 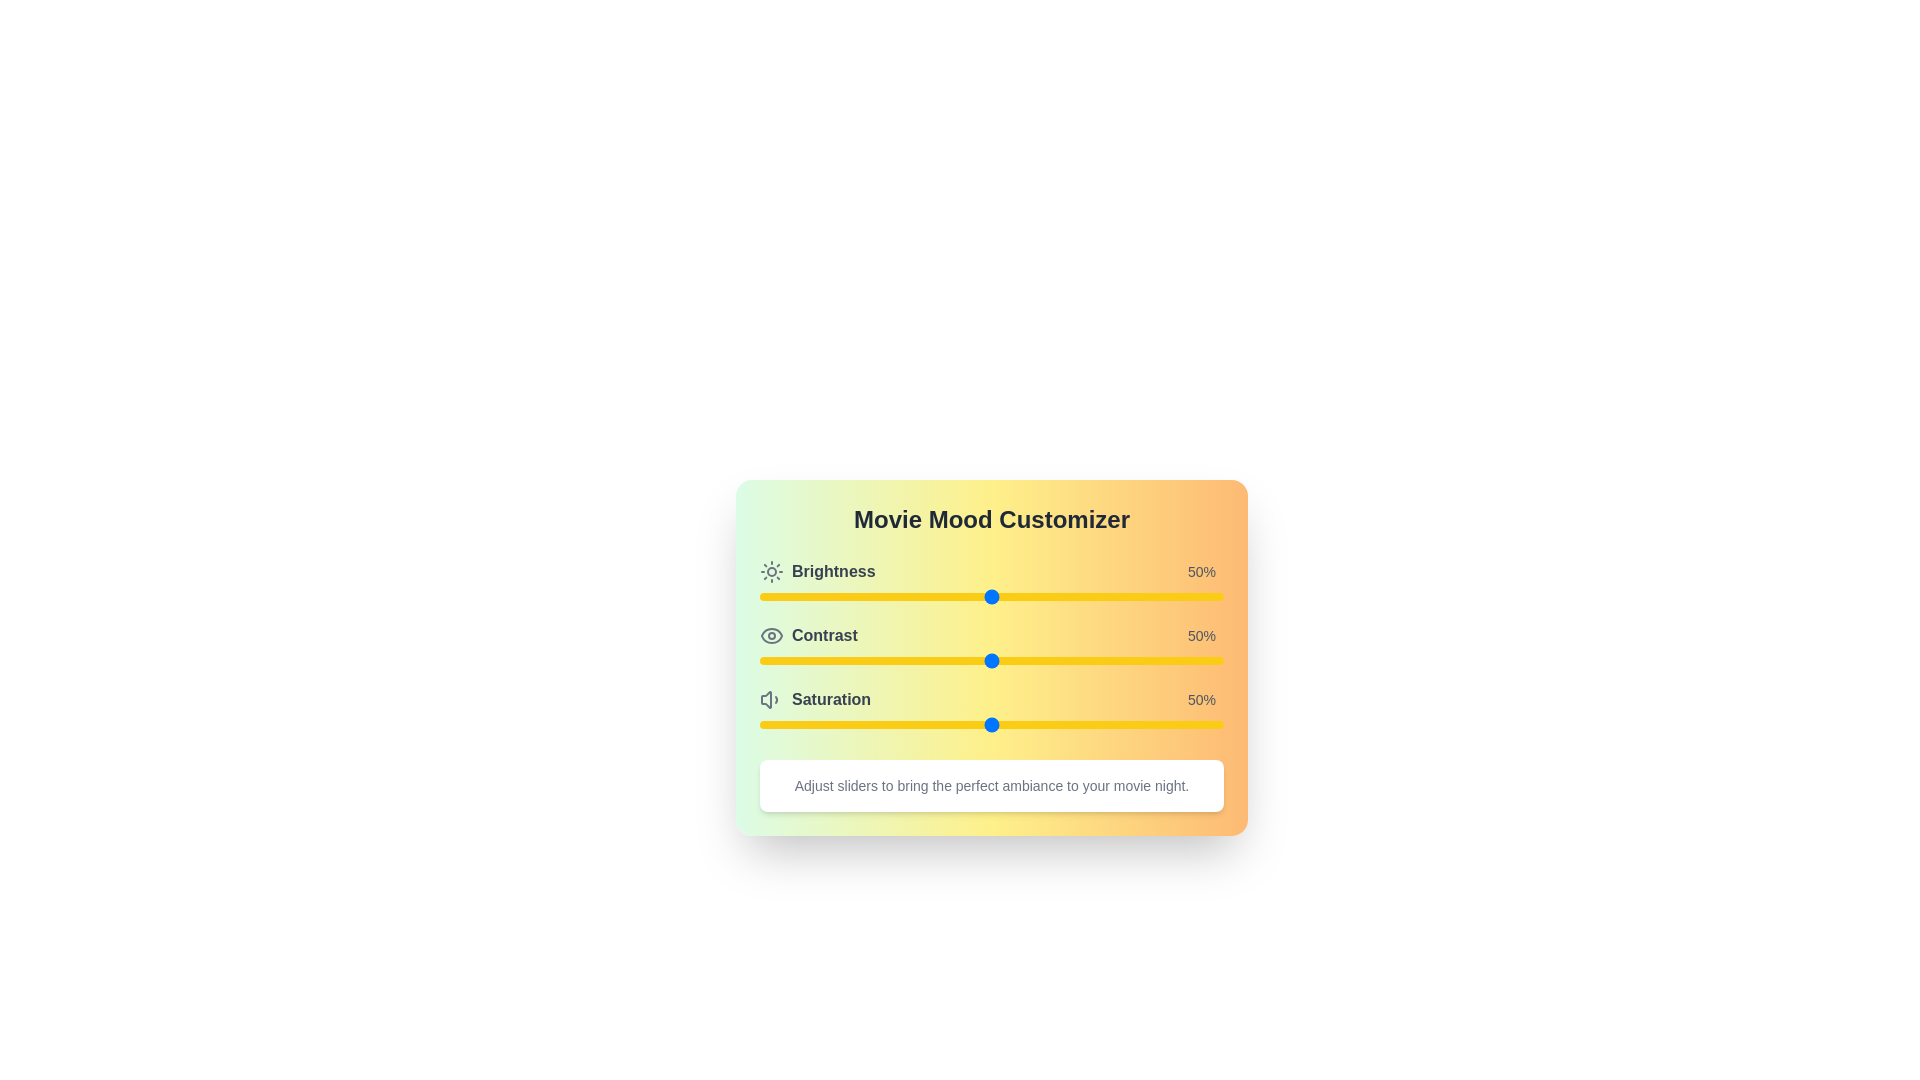 What do you see at coordinates (771, 571) in the screenshot?
I see `the brightness icon located in the top-left corner of the brightness section in the UI card` at bounding box center [771, 571].